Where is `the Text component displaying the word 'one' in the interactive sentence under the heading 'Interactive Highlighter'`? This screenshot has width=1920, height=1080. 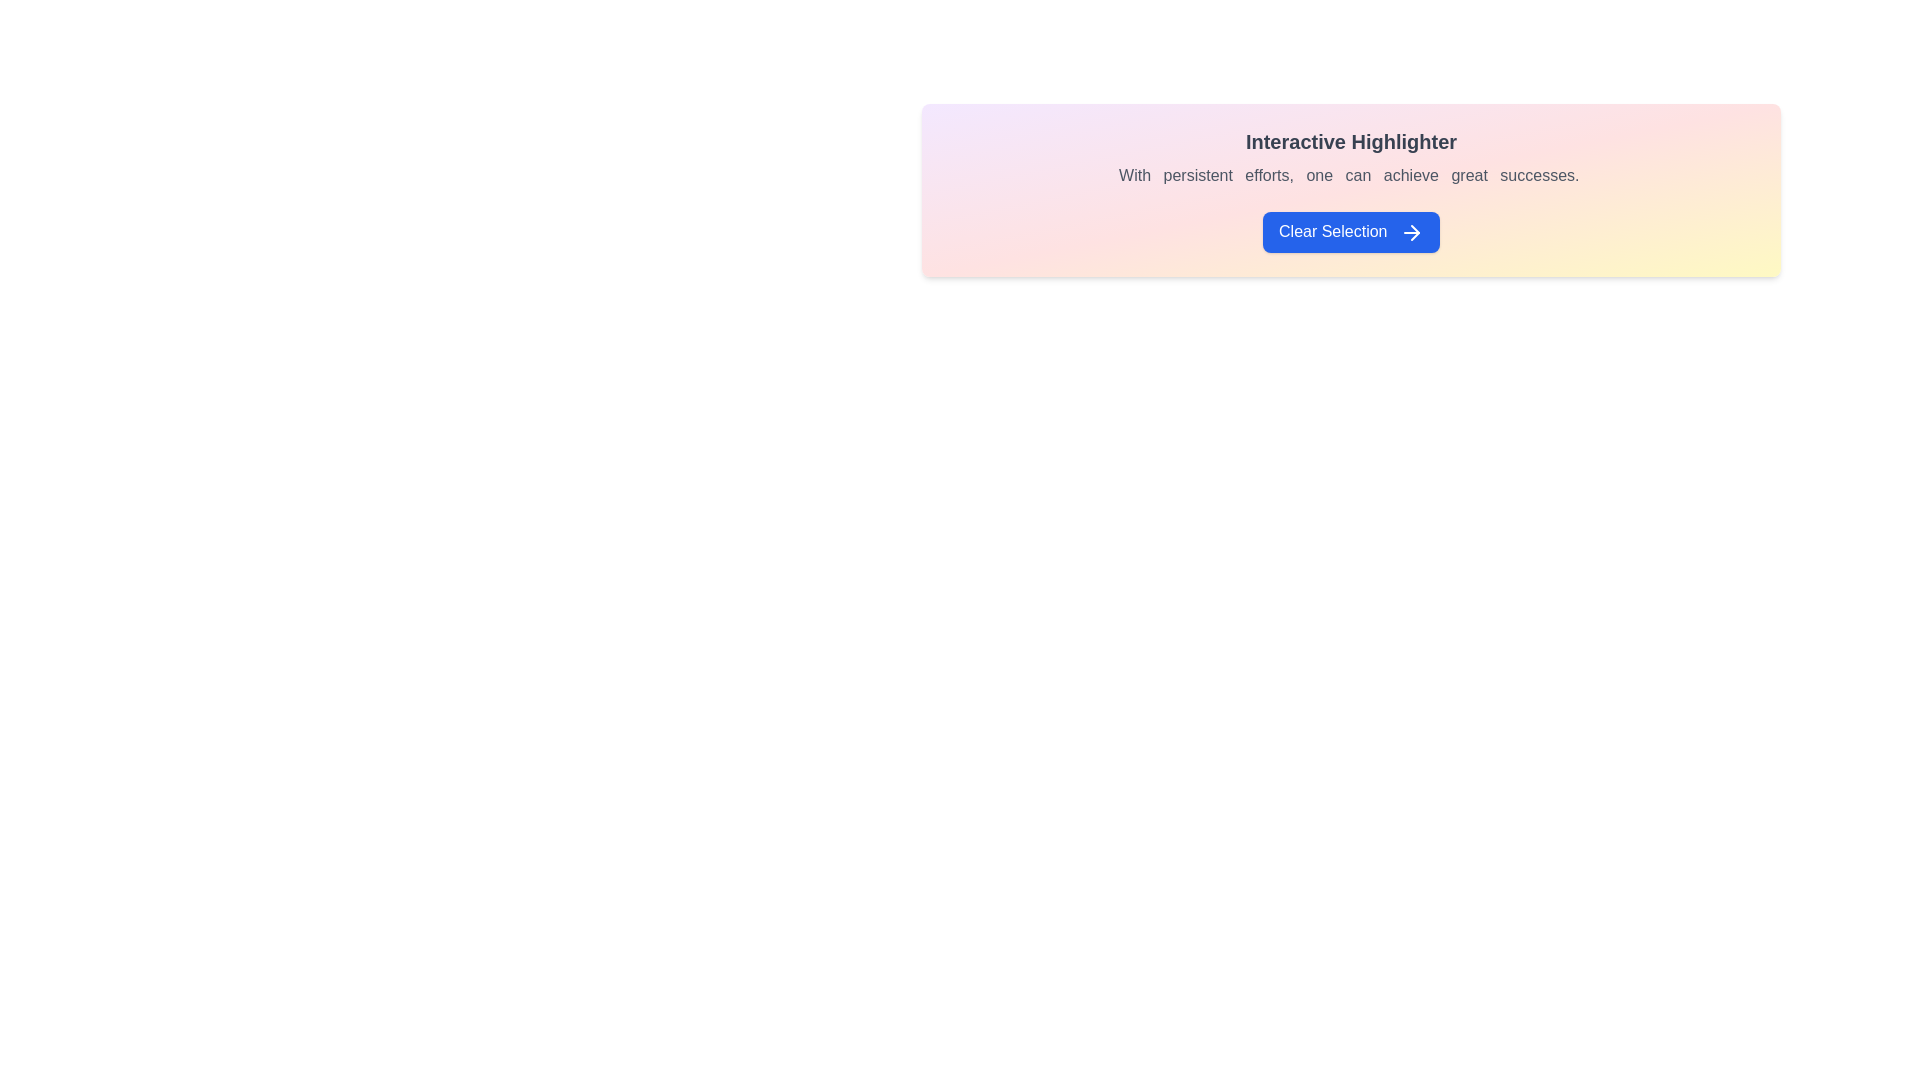 the Text component displaying the word 'one' in the interactive sentence under the heading 'Interactive Highlighter' is located at coordinates (1321, 174).